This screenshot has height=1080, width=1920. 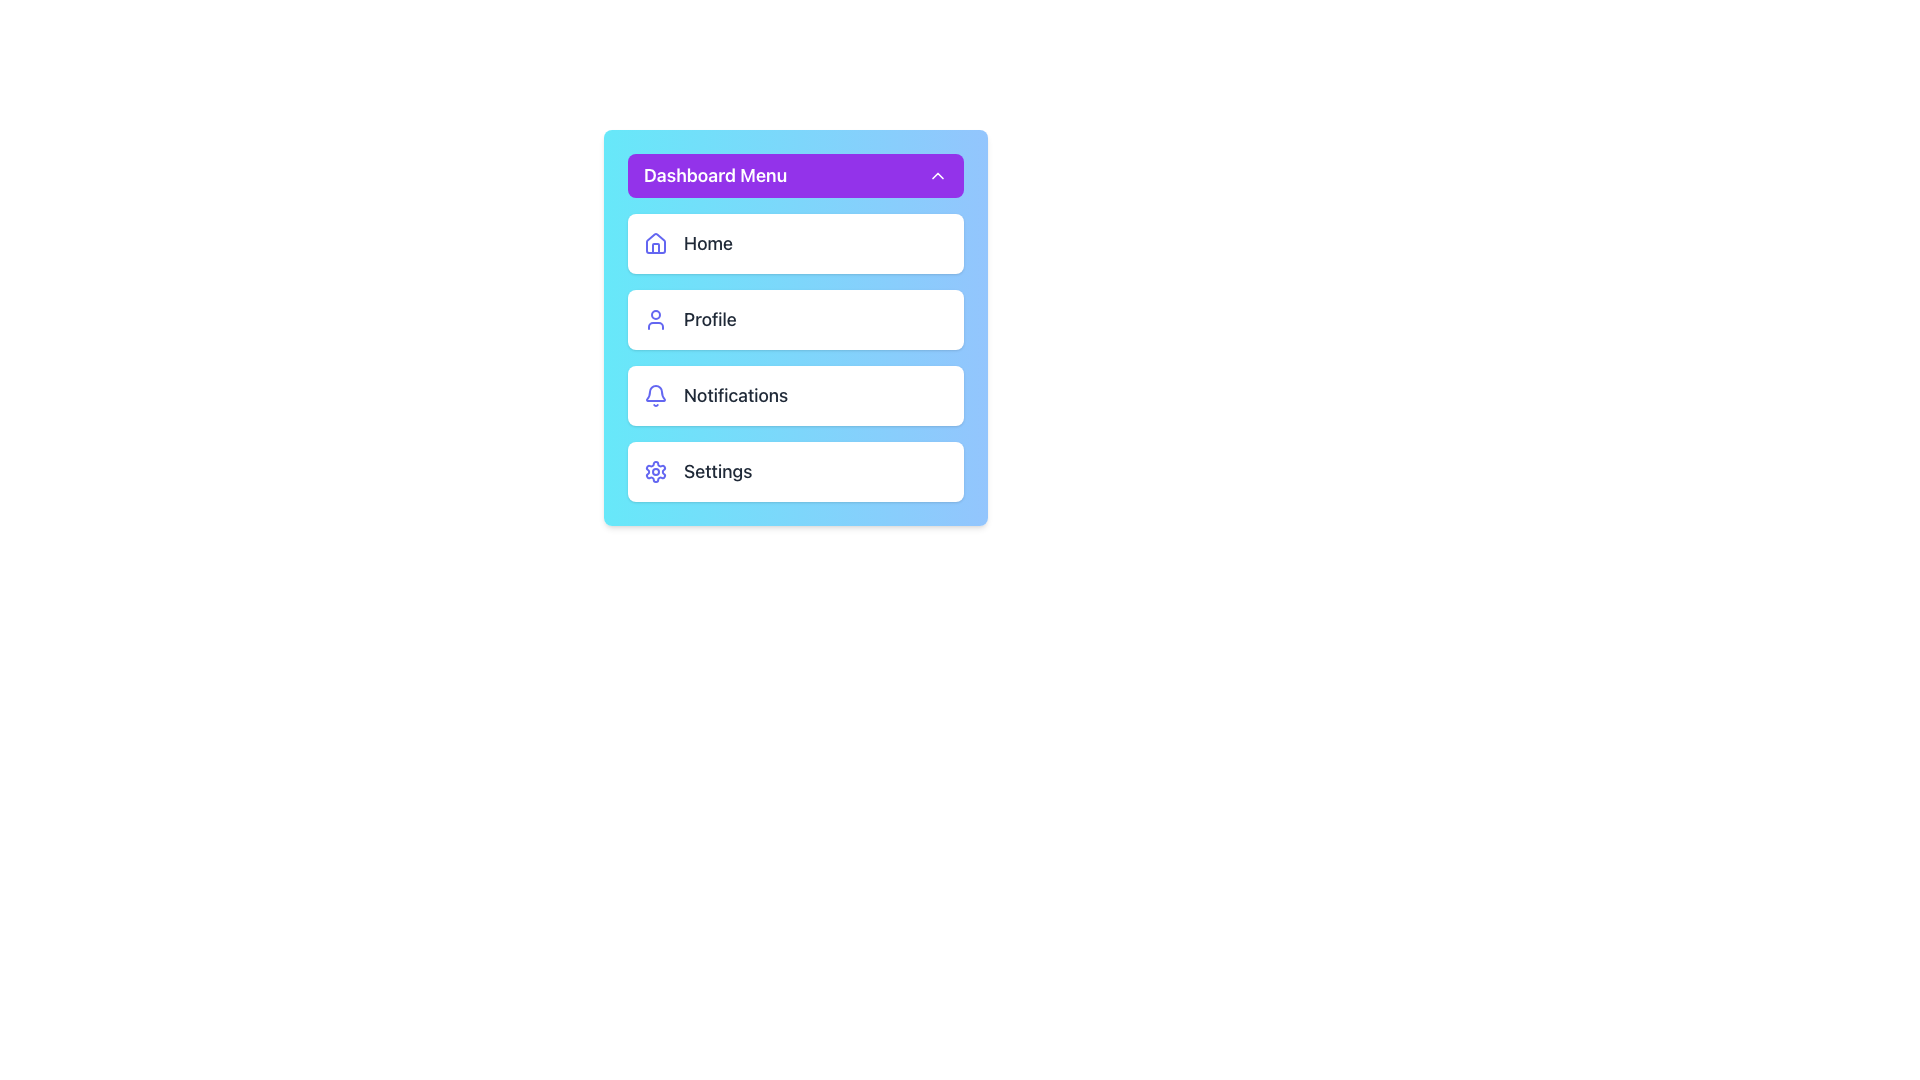 What do you see at coordinates (656, 396) in the screenshot?
I see `the bell icon which represents the notification indicator, located to the left of the 'Notifications' text label in the notification component` at bounding box center [656, 396].